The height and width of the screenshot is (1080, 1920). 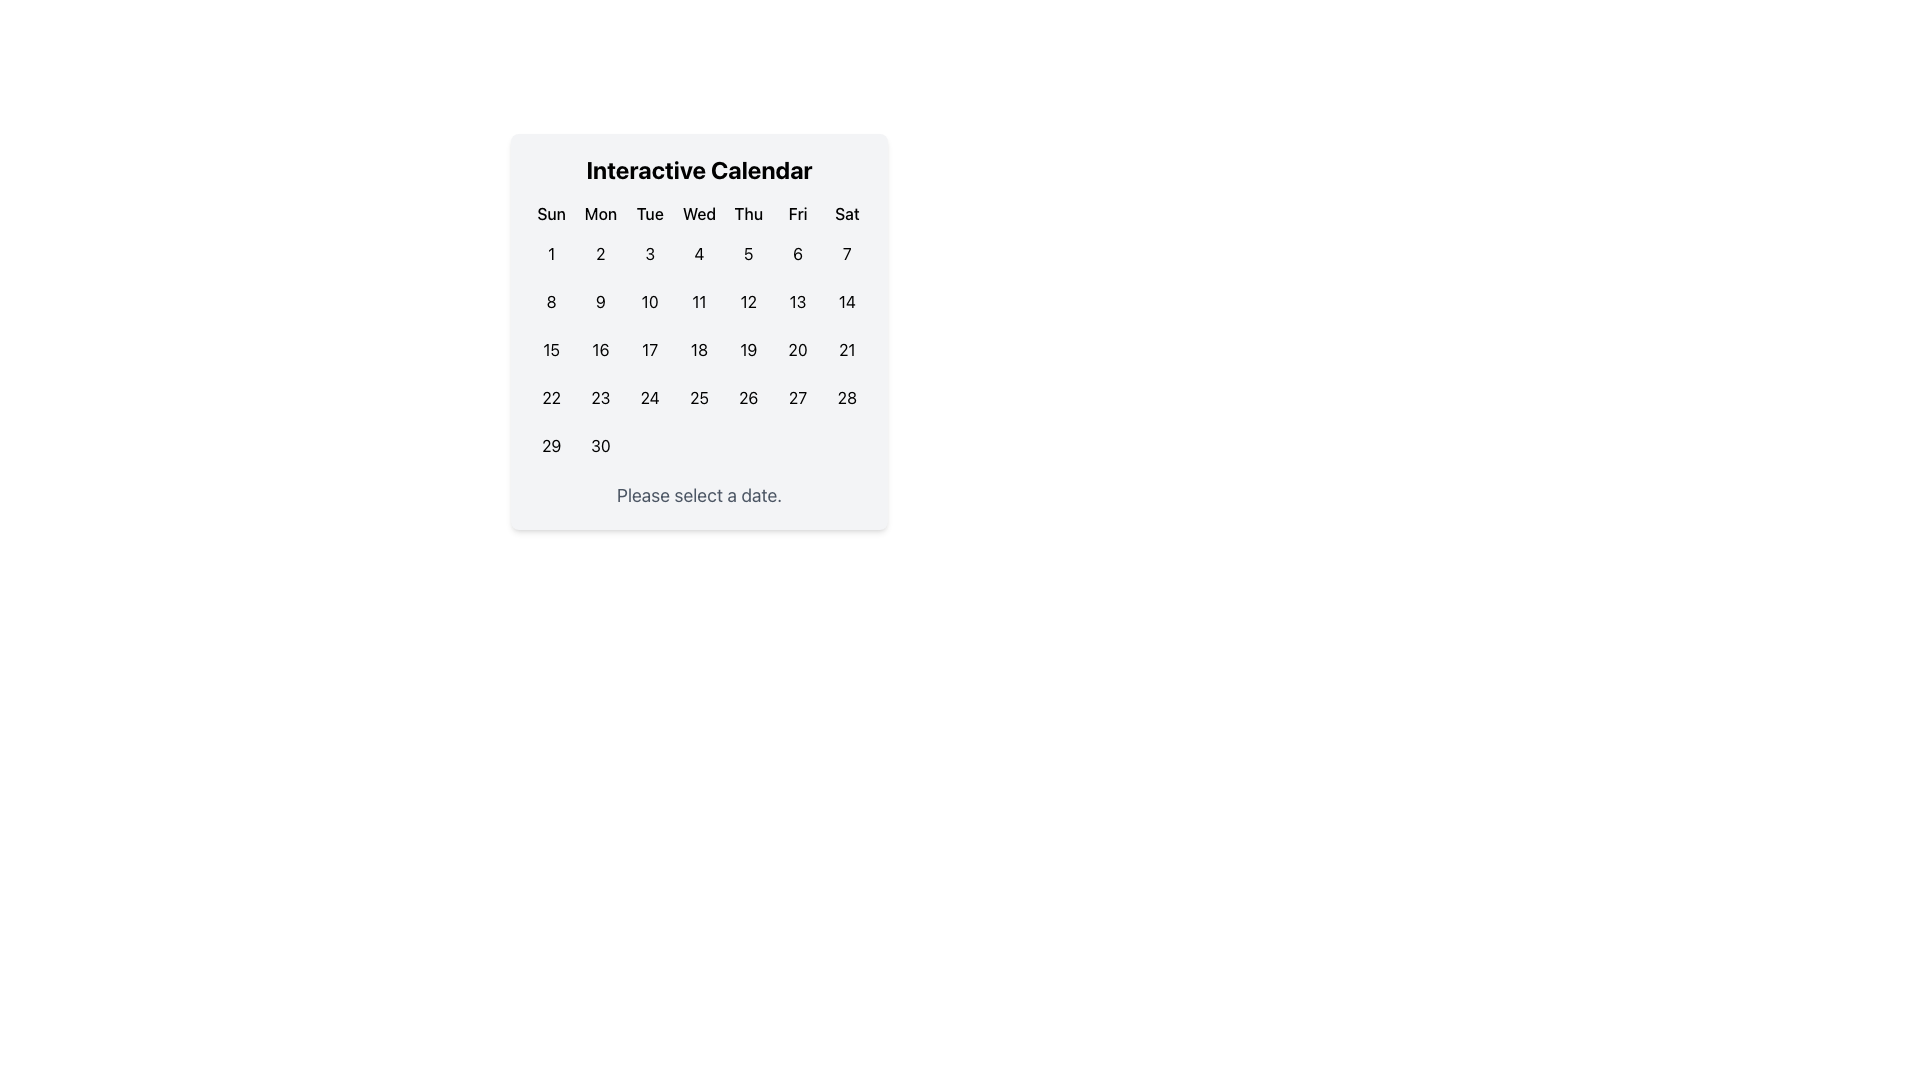 I want to click on the interactive button representing the date '3' in the calendar, so click(x=650, y=253).